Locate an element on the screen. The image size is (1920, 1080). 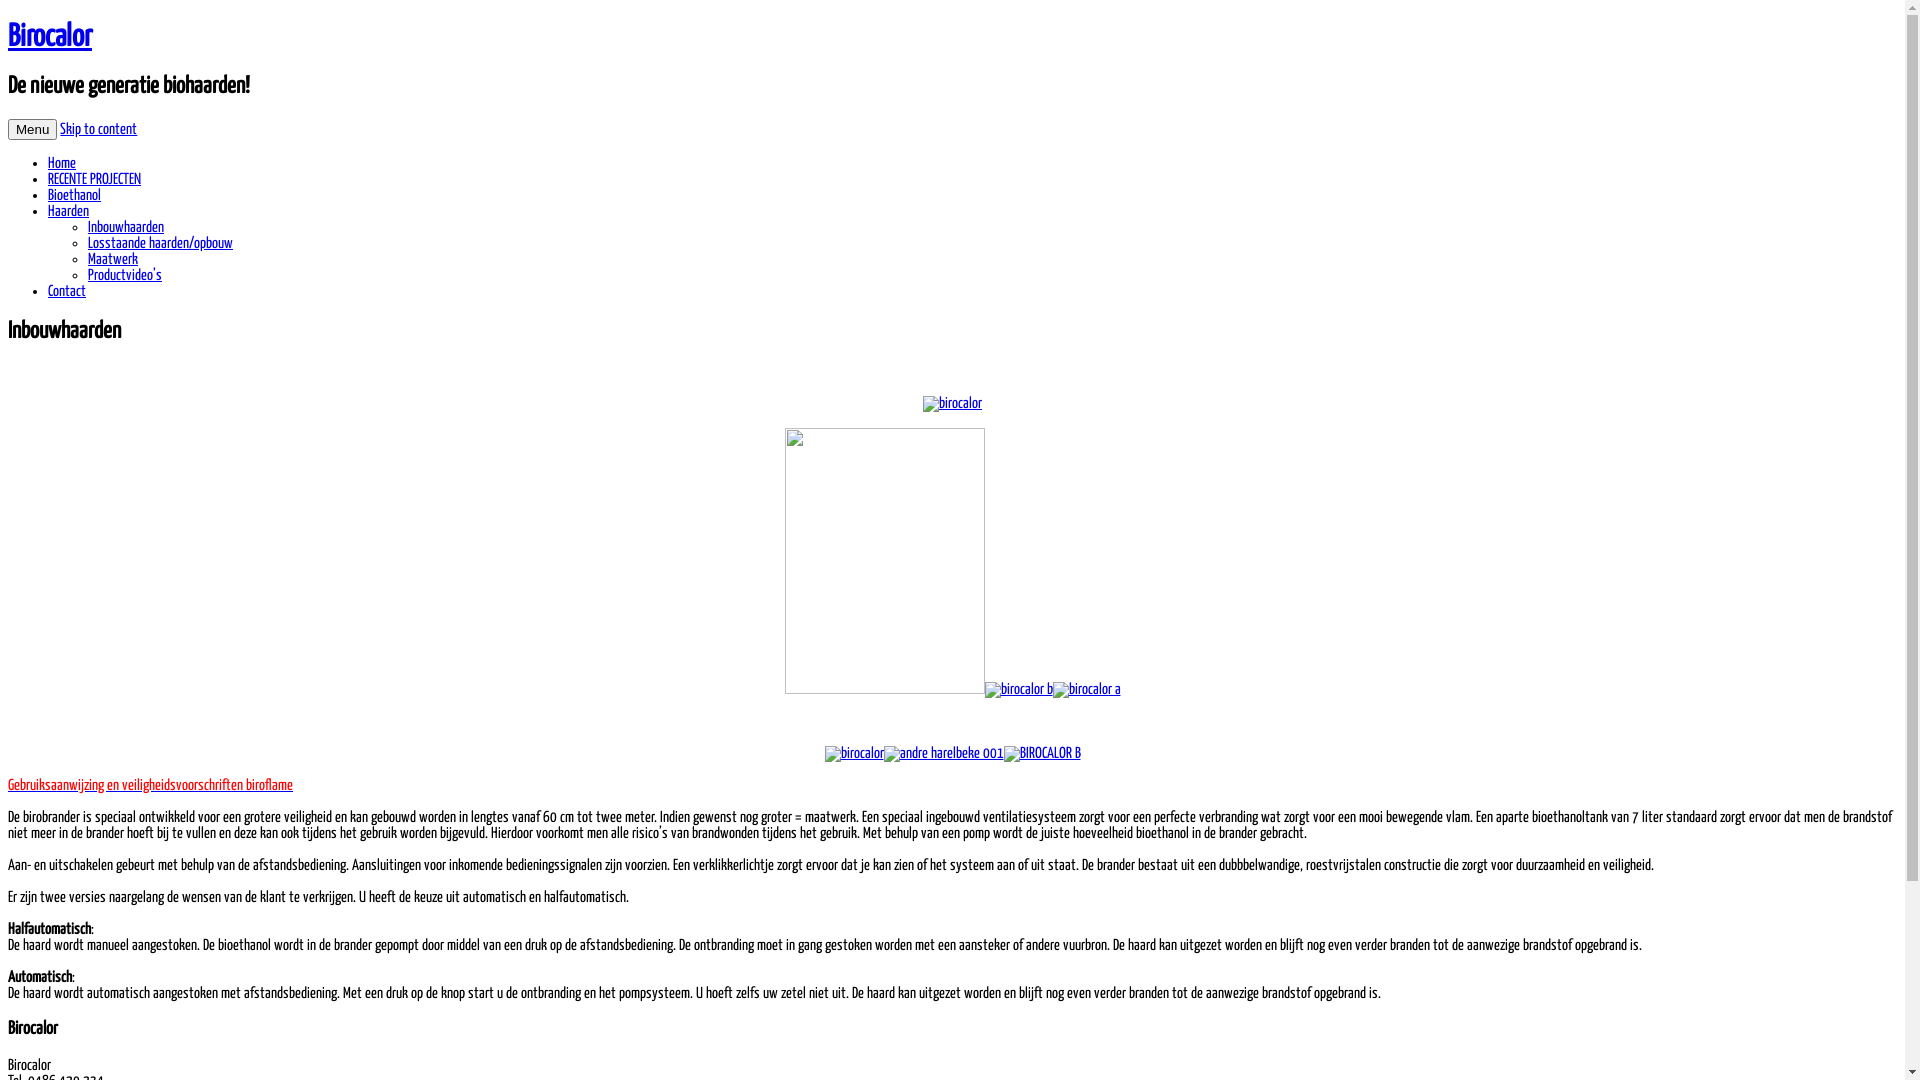
'Birocalor' is located at coordinates (49, 37).